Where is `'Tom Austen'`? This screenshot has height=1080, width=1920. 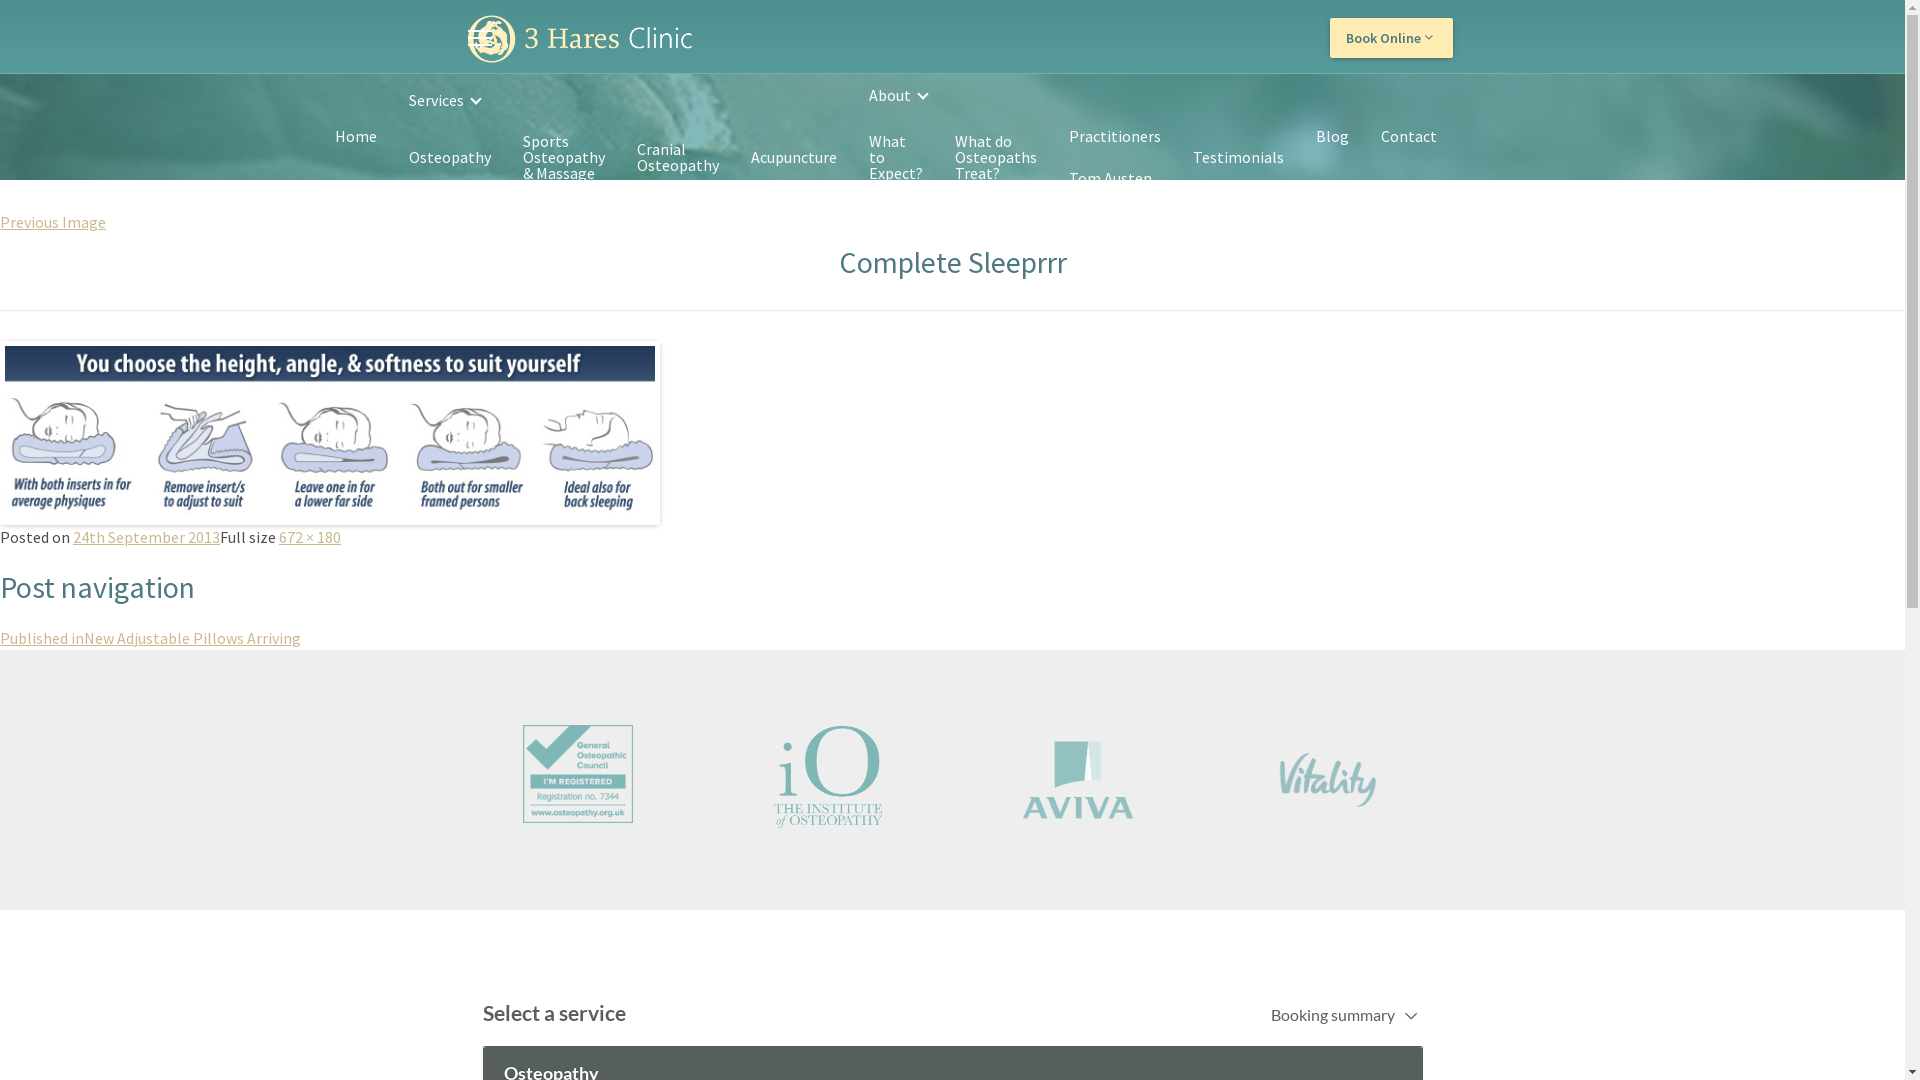
'Tom Austen' is located at coordinates (1108, 176).